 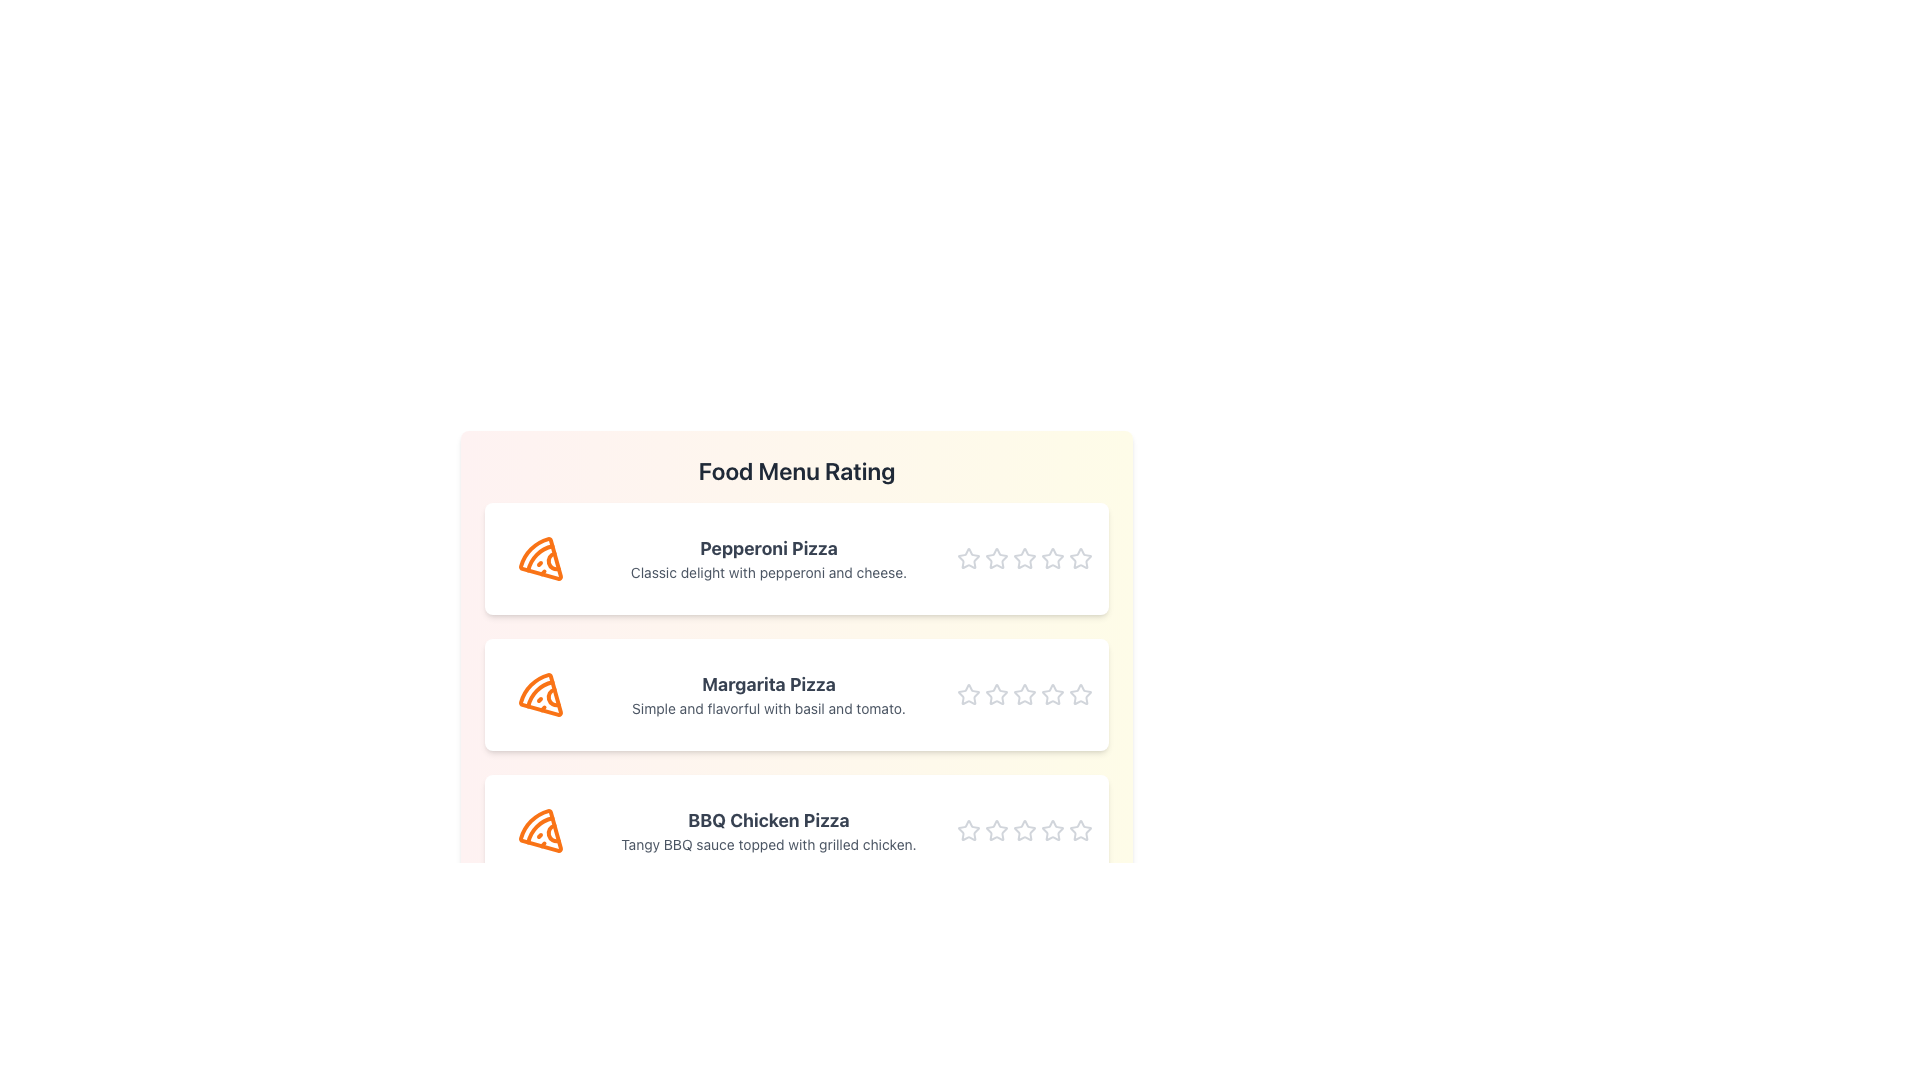 I want to click on the first star icon in the star rating system for the 'BBQ Chicken Pizza' section to enlarge it, so click(x=969, y=830).